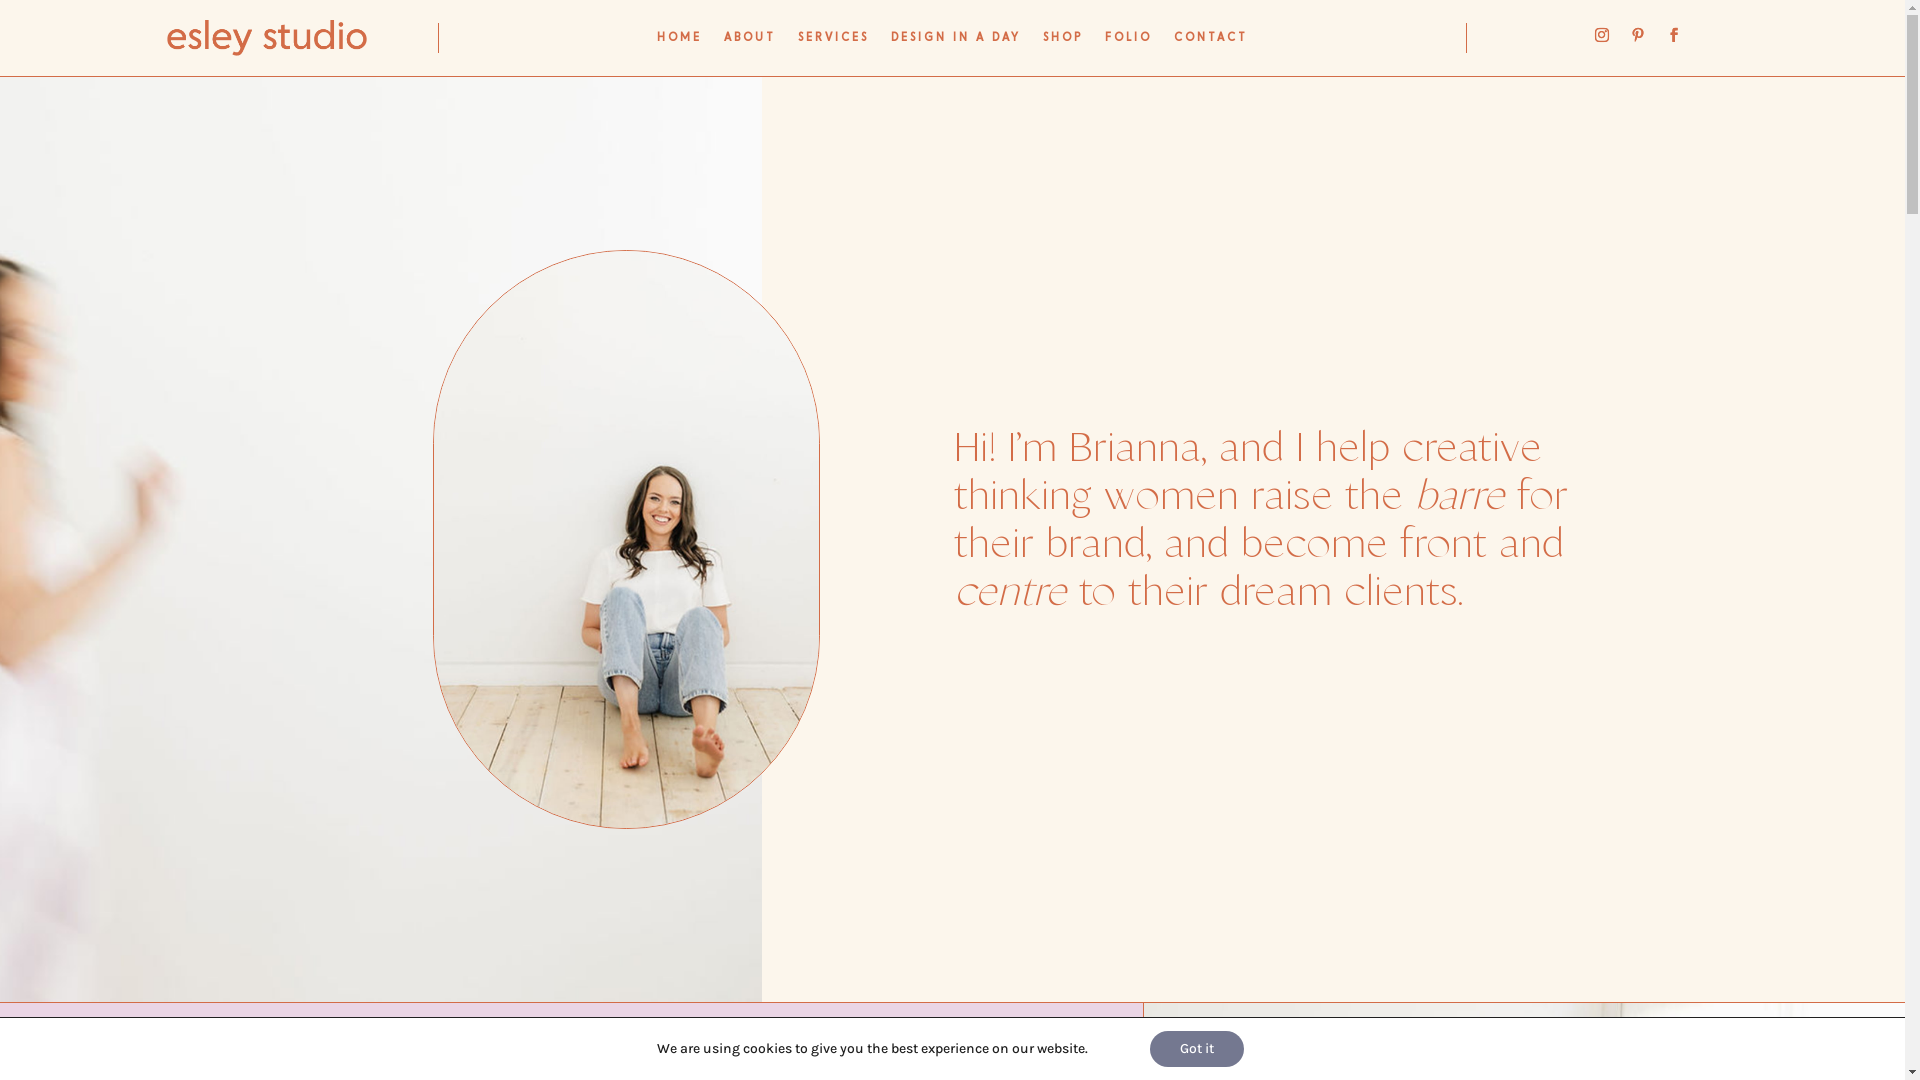 Image resolution: width=1920 pixels, height=1080 pixels. What do you see at coordinates (1061, 42) in the screenshot?
I see `'SHOP'` at bounding box center [1061, 42].